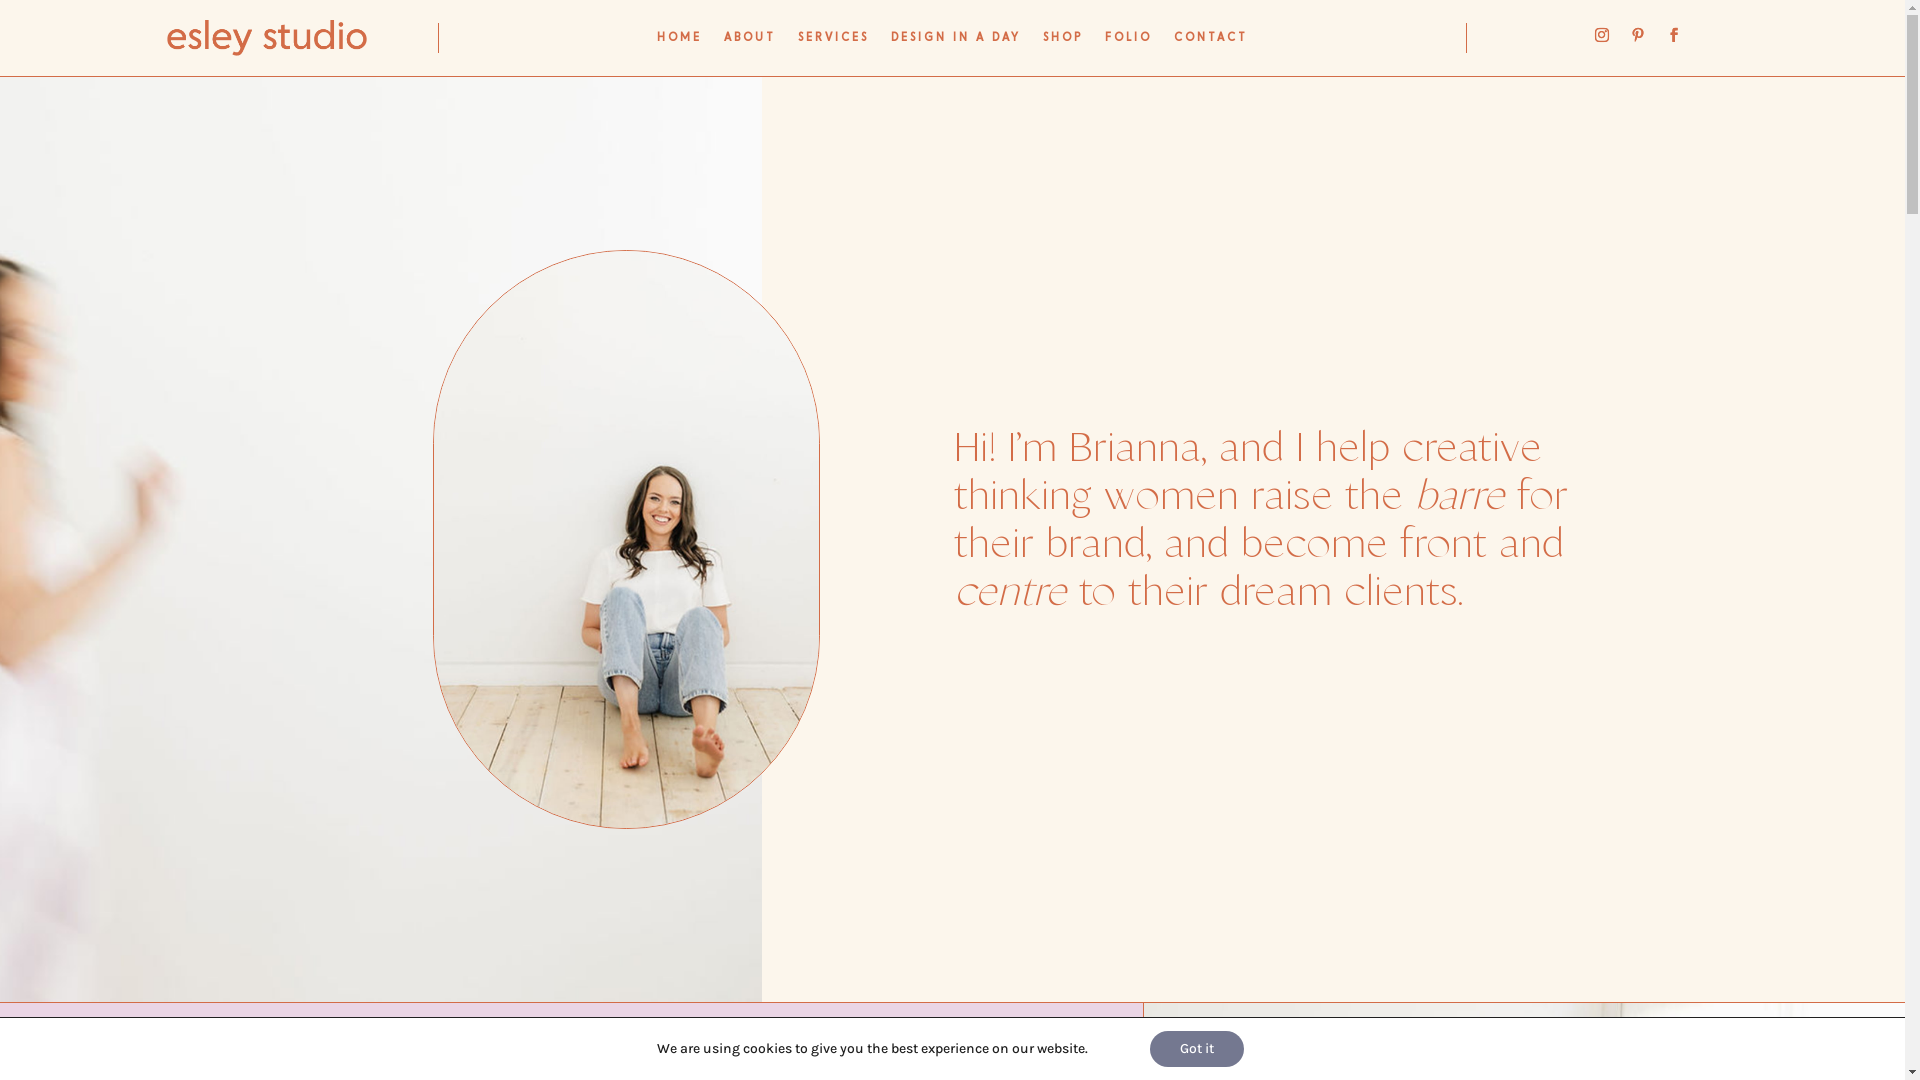 Image resolution: width=1920 pixels, height=1080 pixels. What do you see at coordinates (1061, 42) in the screenshot?
I see `'SHOP'` at bounding box center [1061, 42].